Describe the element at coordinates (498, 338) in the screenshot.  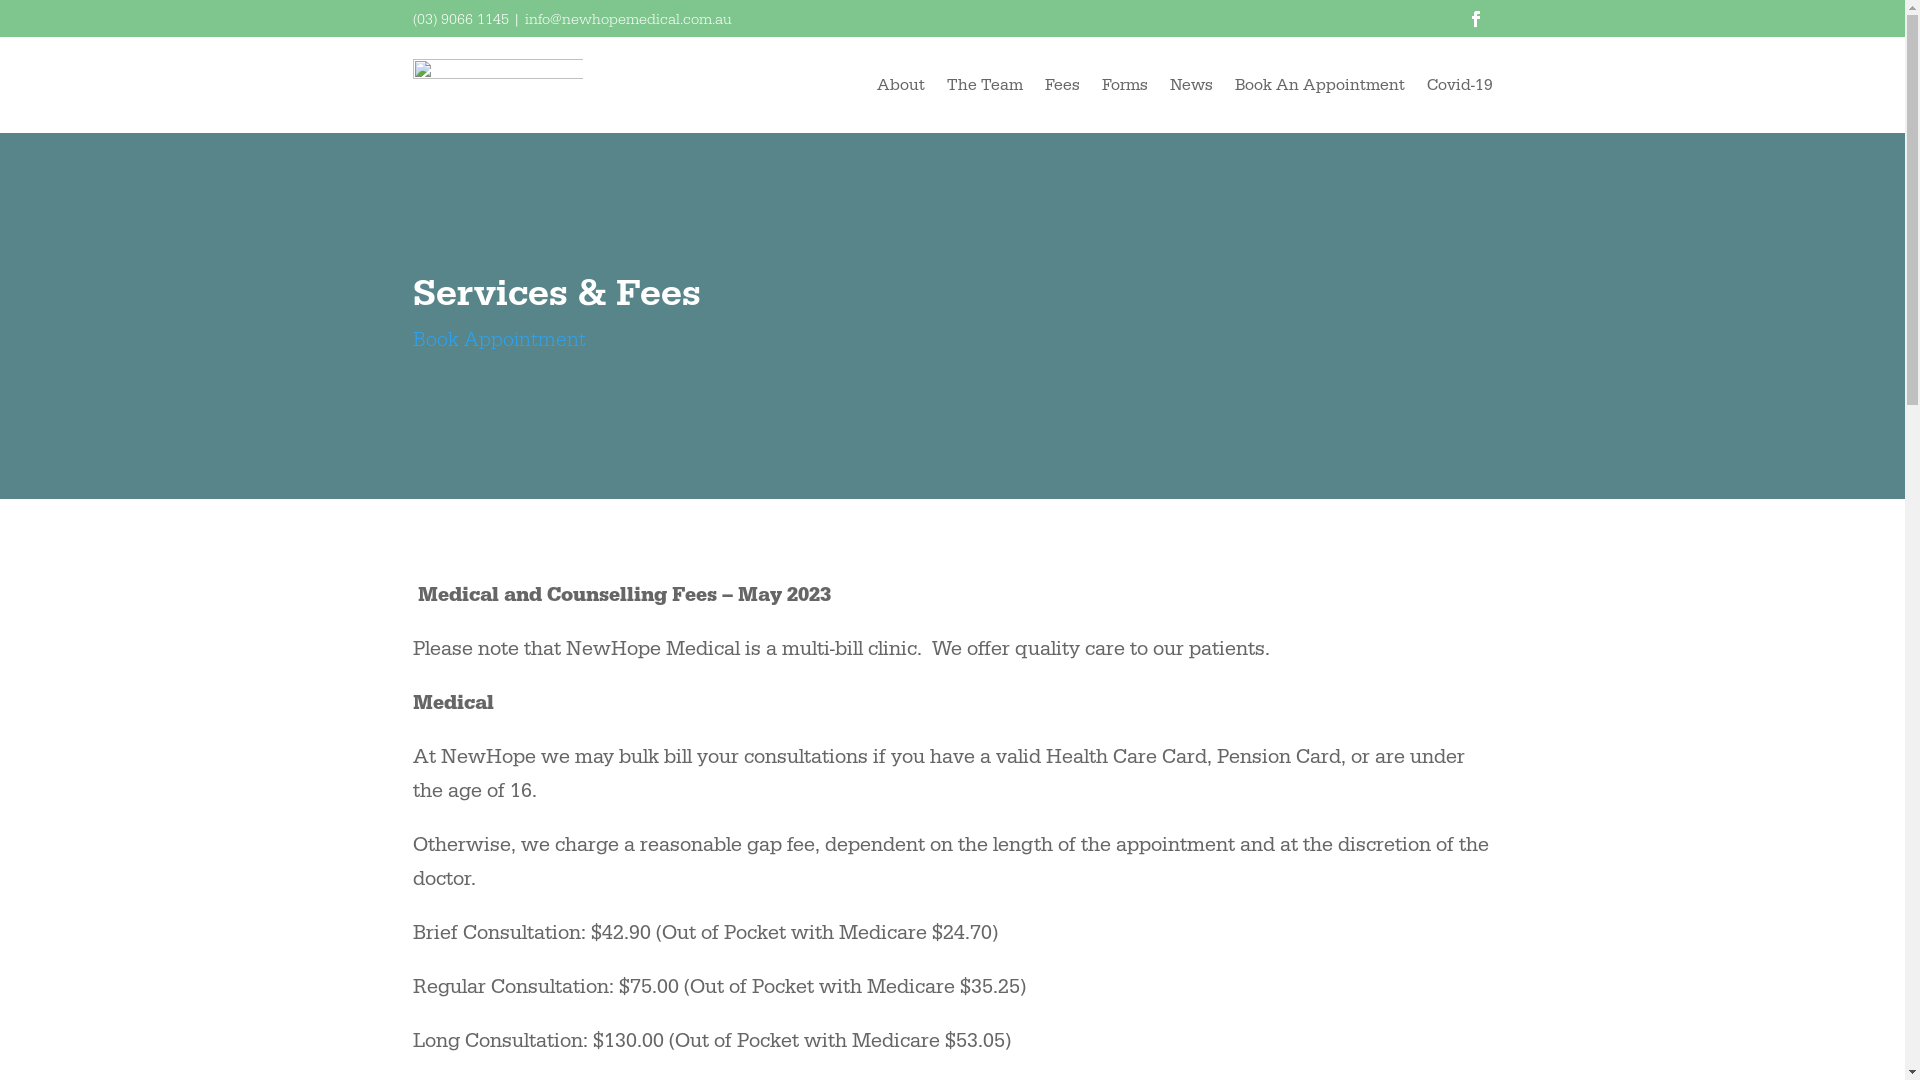
I see `'Book Appointment'` at that location.